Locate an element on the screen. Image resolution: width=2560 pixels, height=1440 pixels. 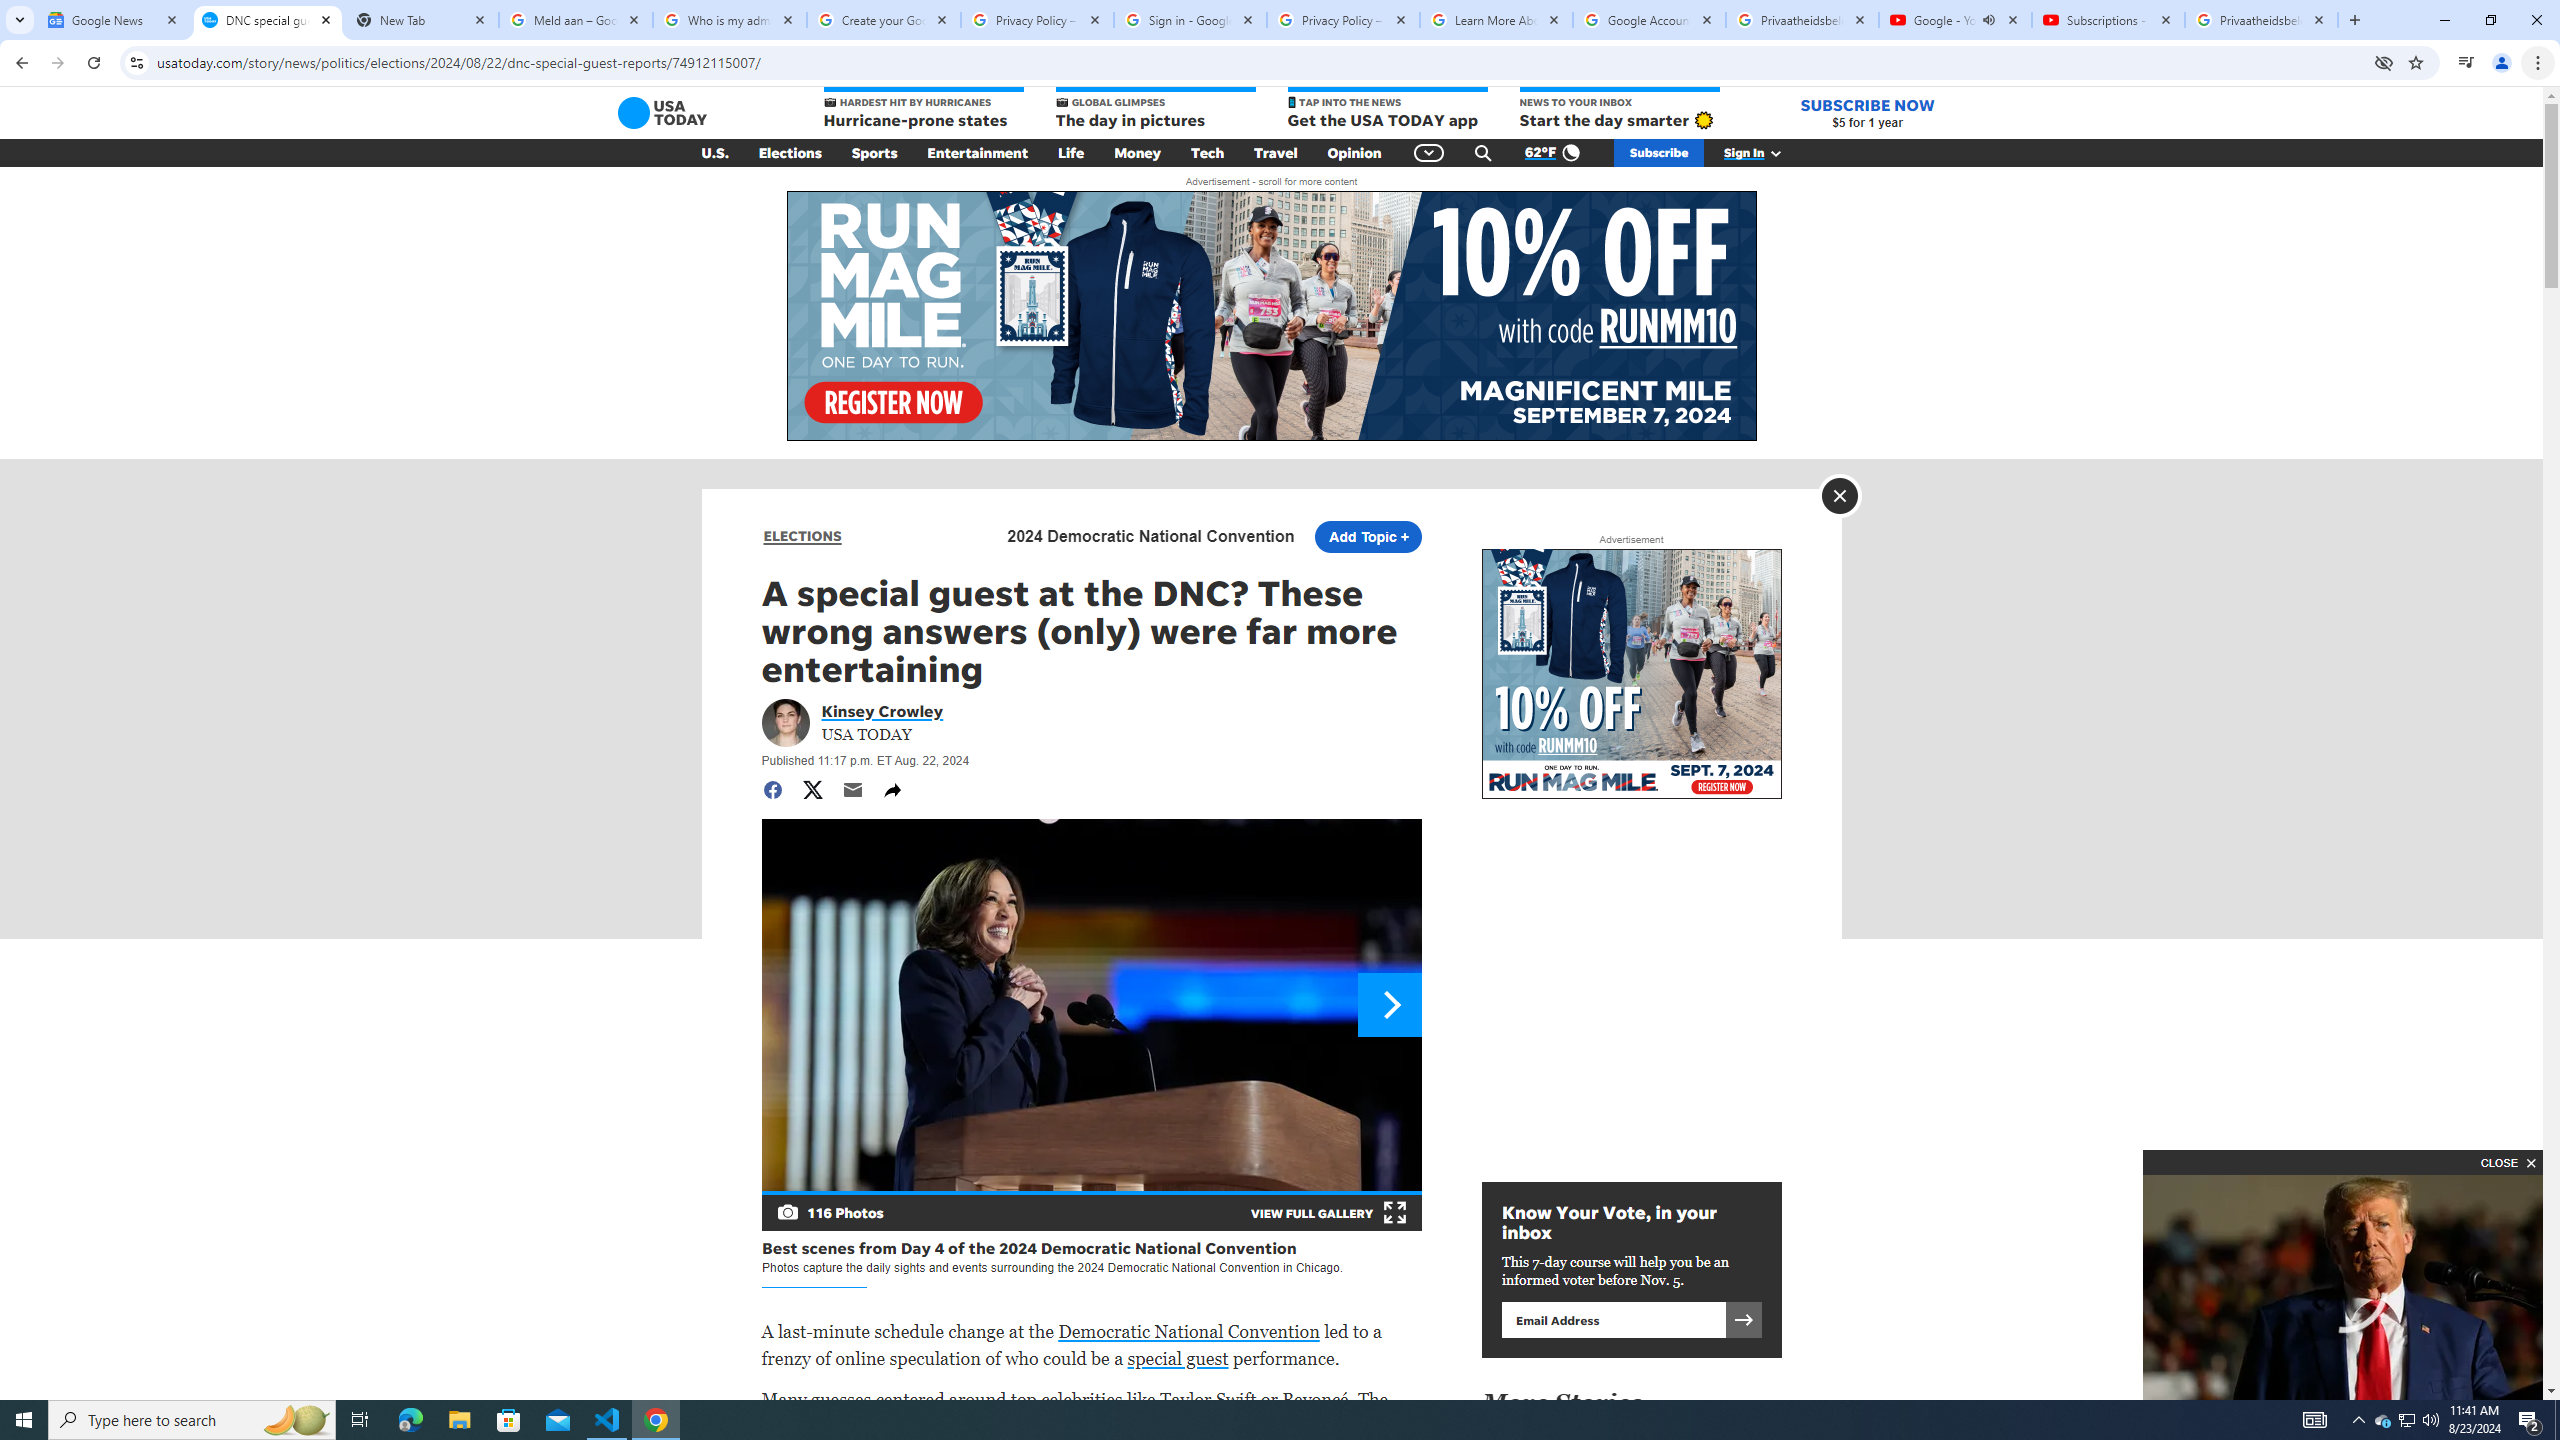
'View site information' is located at coordinates (135, 61).